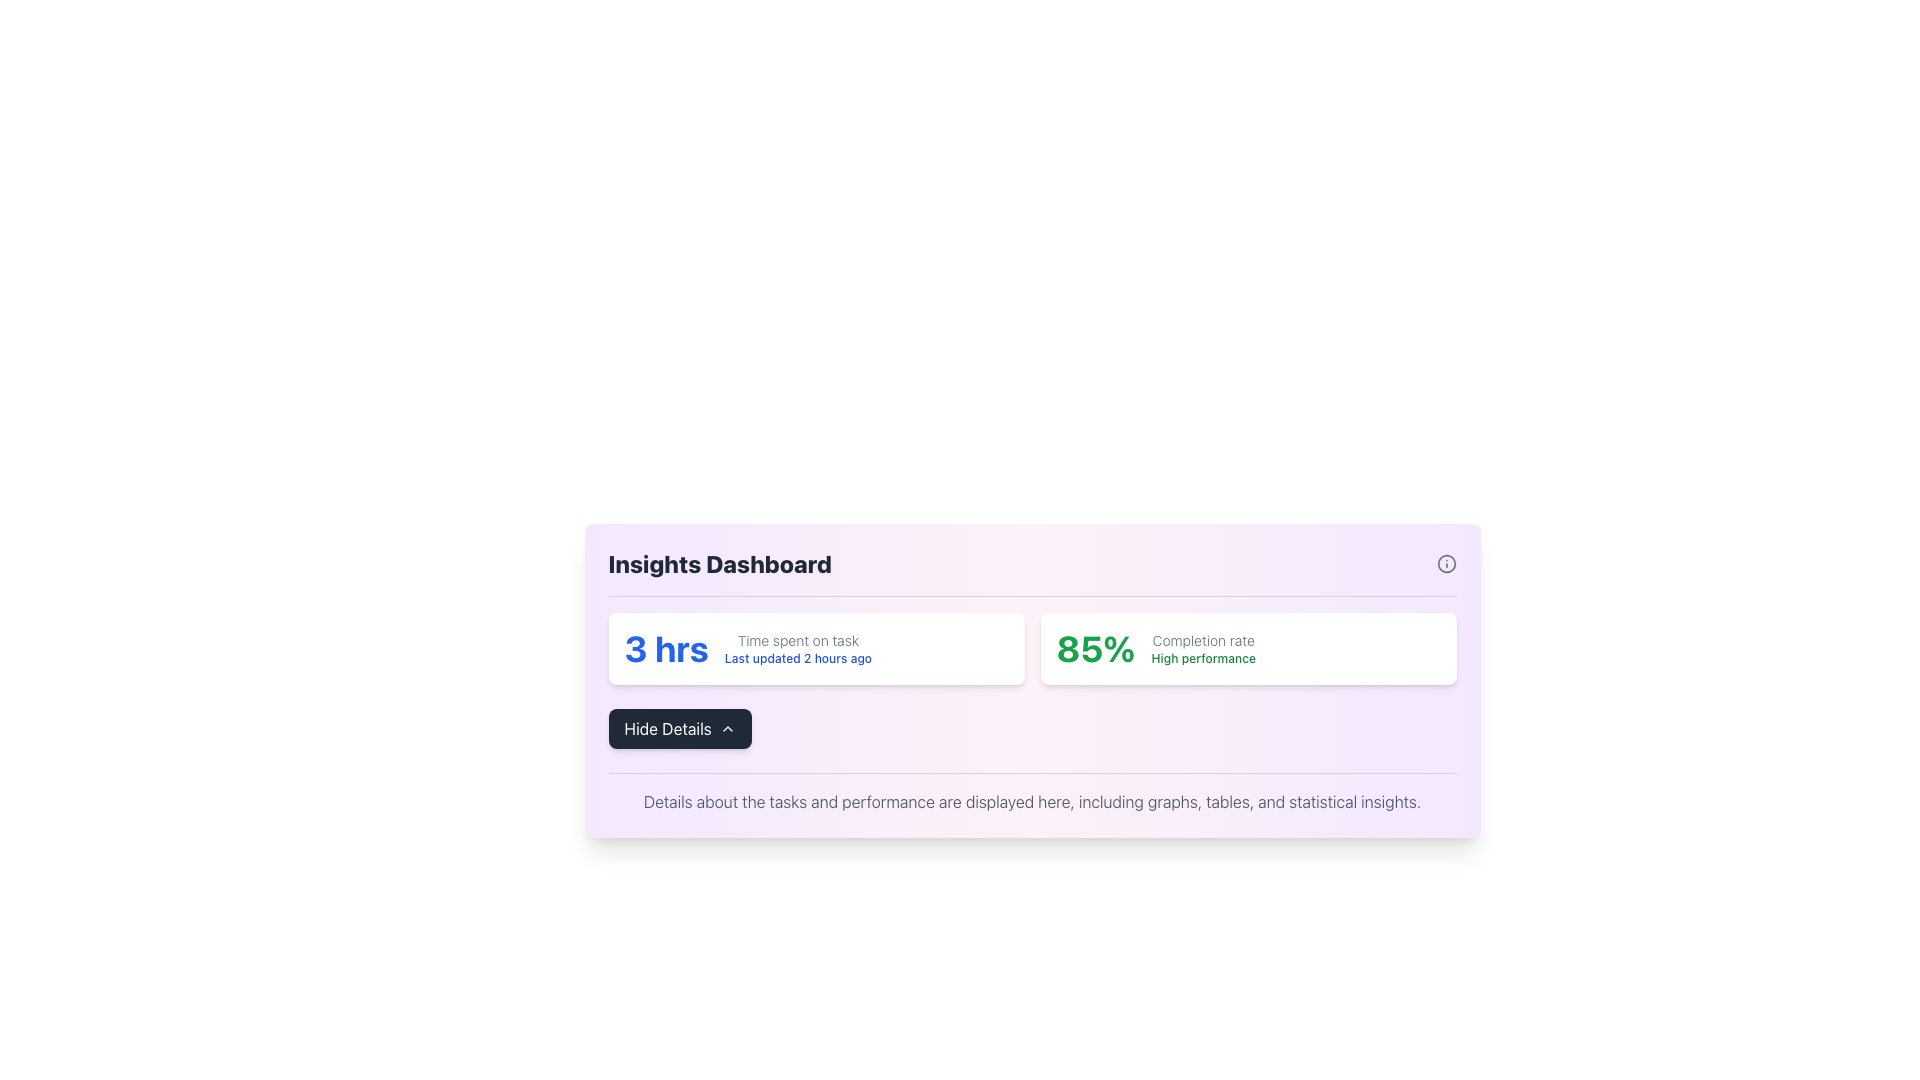 This screenshot has height=1080, width=1920. I want to click on the toggle button located near the bottom left of the 'Insights Dashboard' panel, so click(680, 729).